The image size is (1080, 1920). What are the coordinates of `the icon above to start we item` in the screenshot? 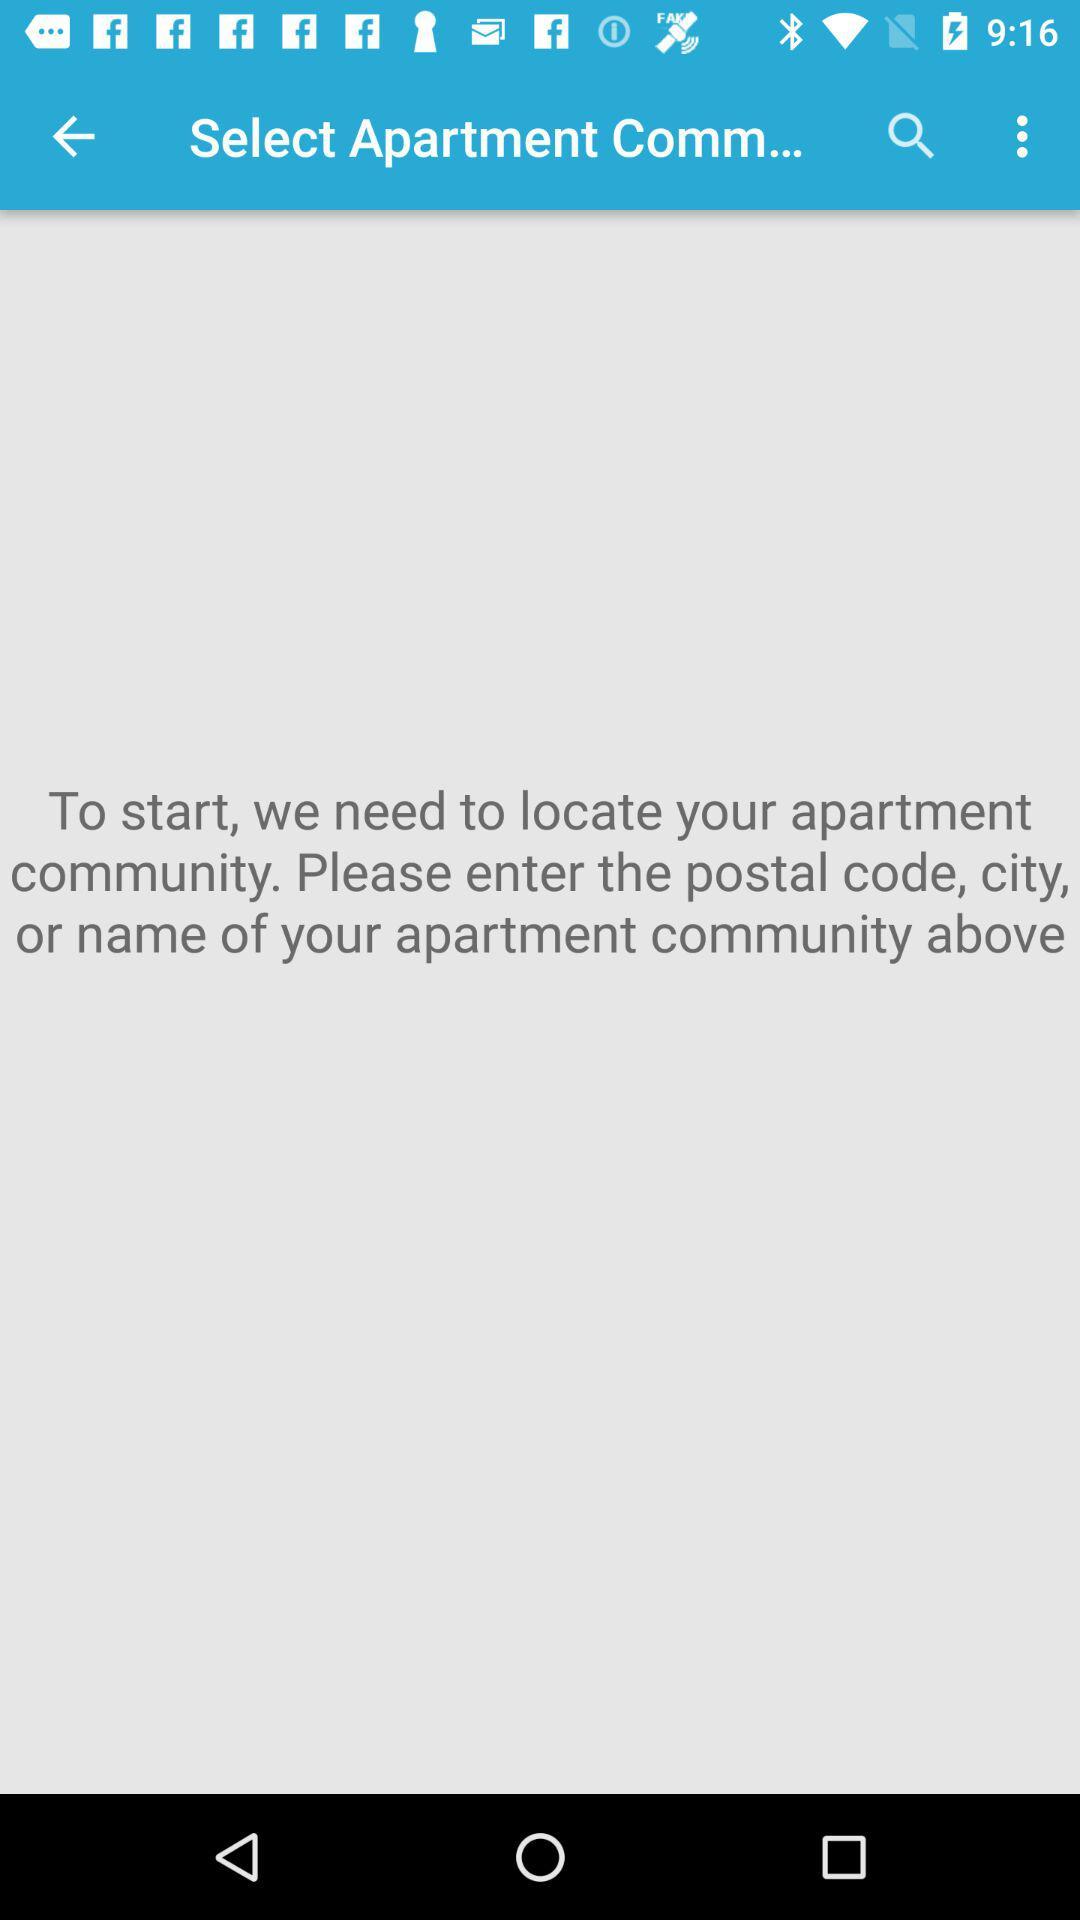 It's located at (1027, 135).